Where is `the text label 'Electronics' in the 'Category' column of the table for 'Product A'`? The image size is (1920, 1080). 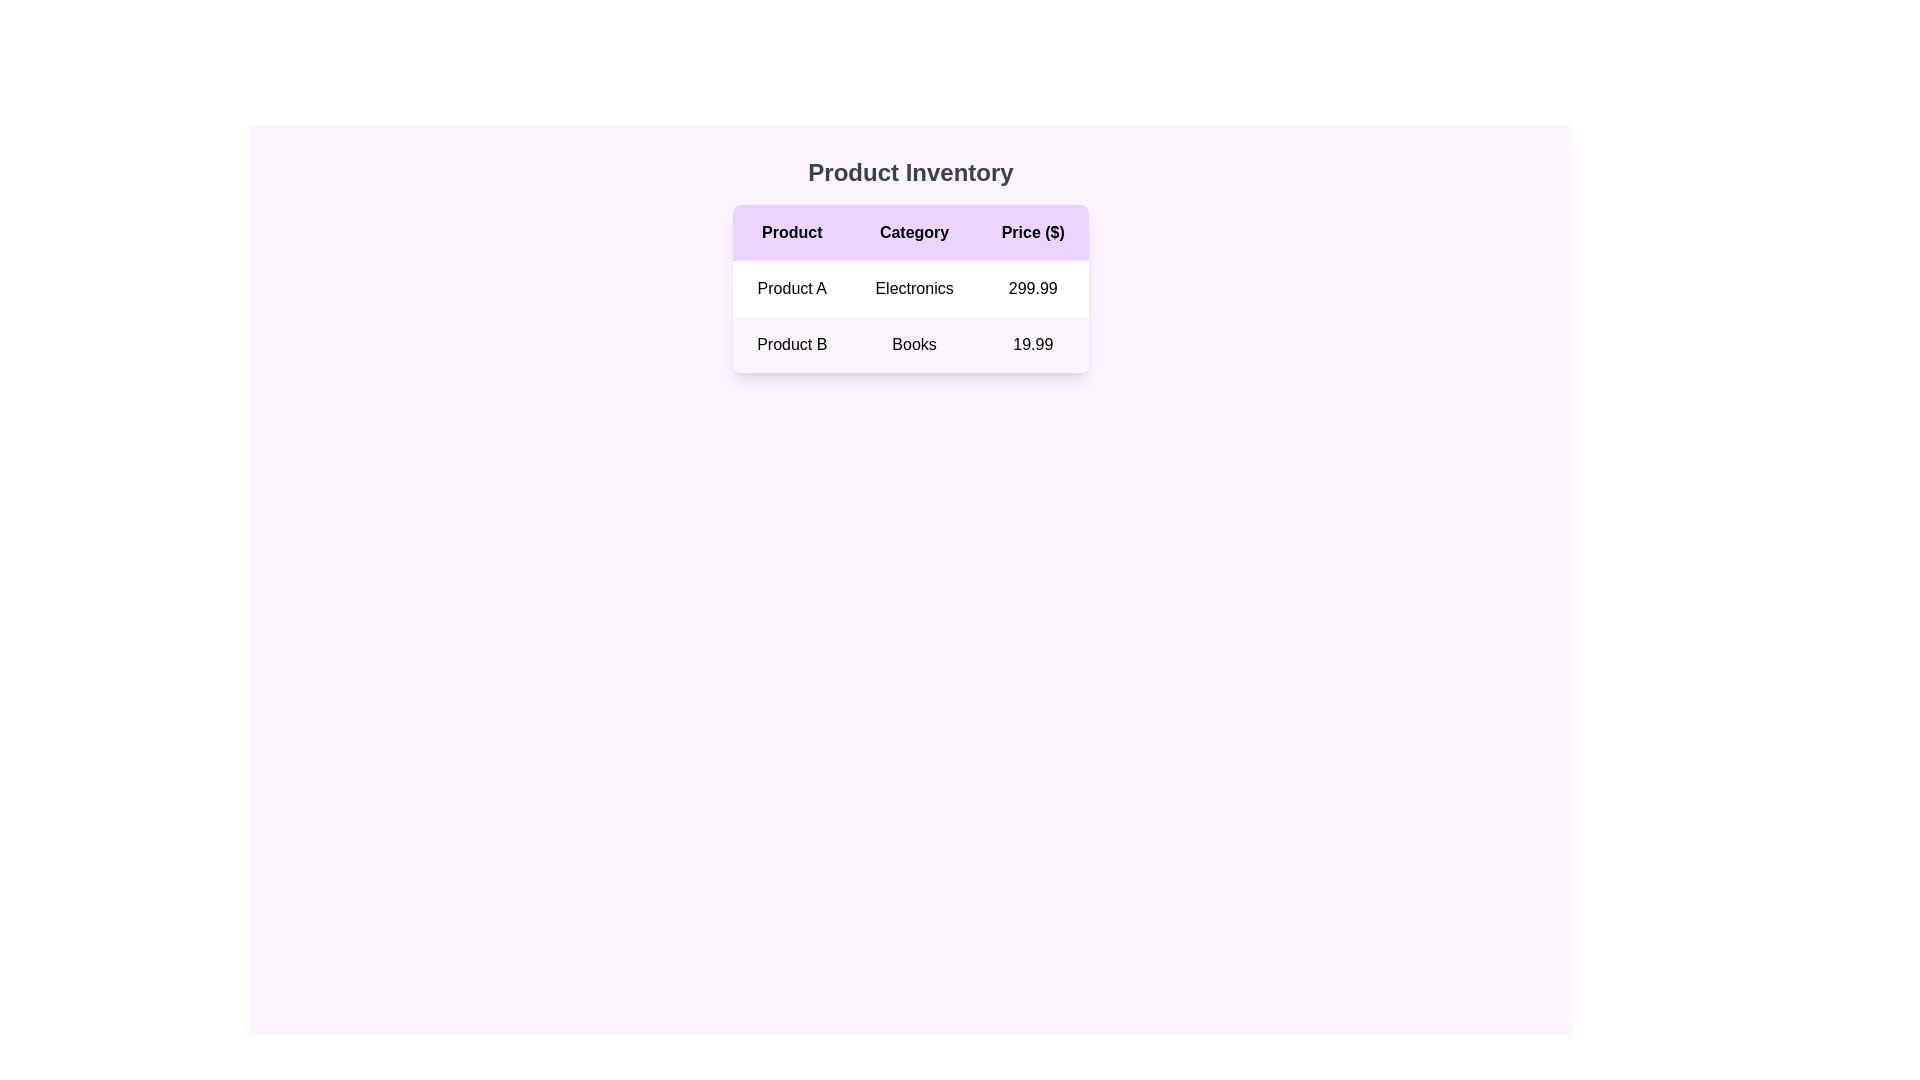
the text label 'Electronics' in the 'Category' column of the table for 'Product A' is located at coordinates (913, 289).